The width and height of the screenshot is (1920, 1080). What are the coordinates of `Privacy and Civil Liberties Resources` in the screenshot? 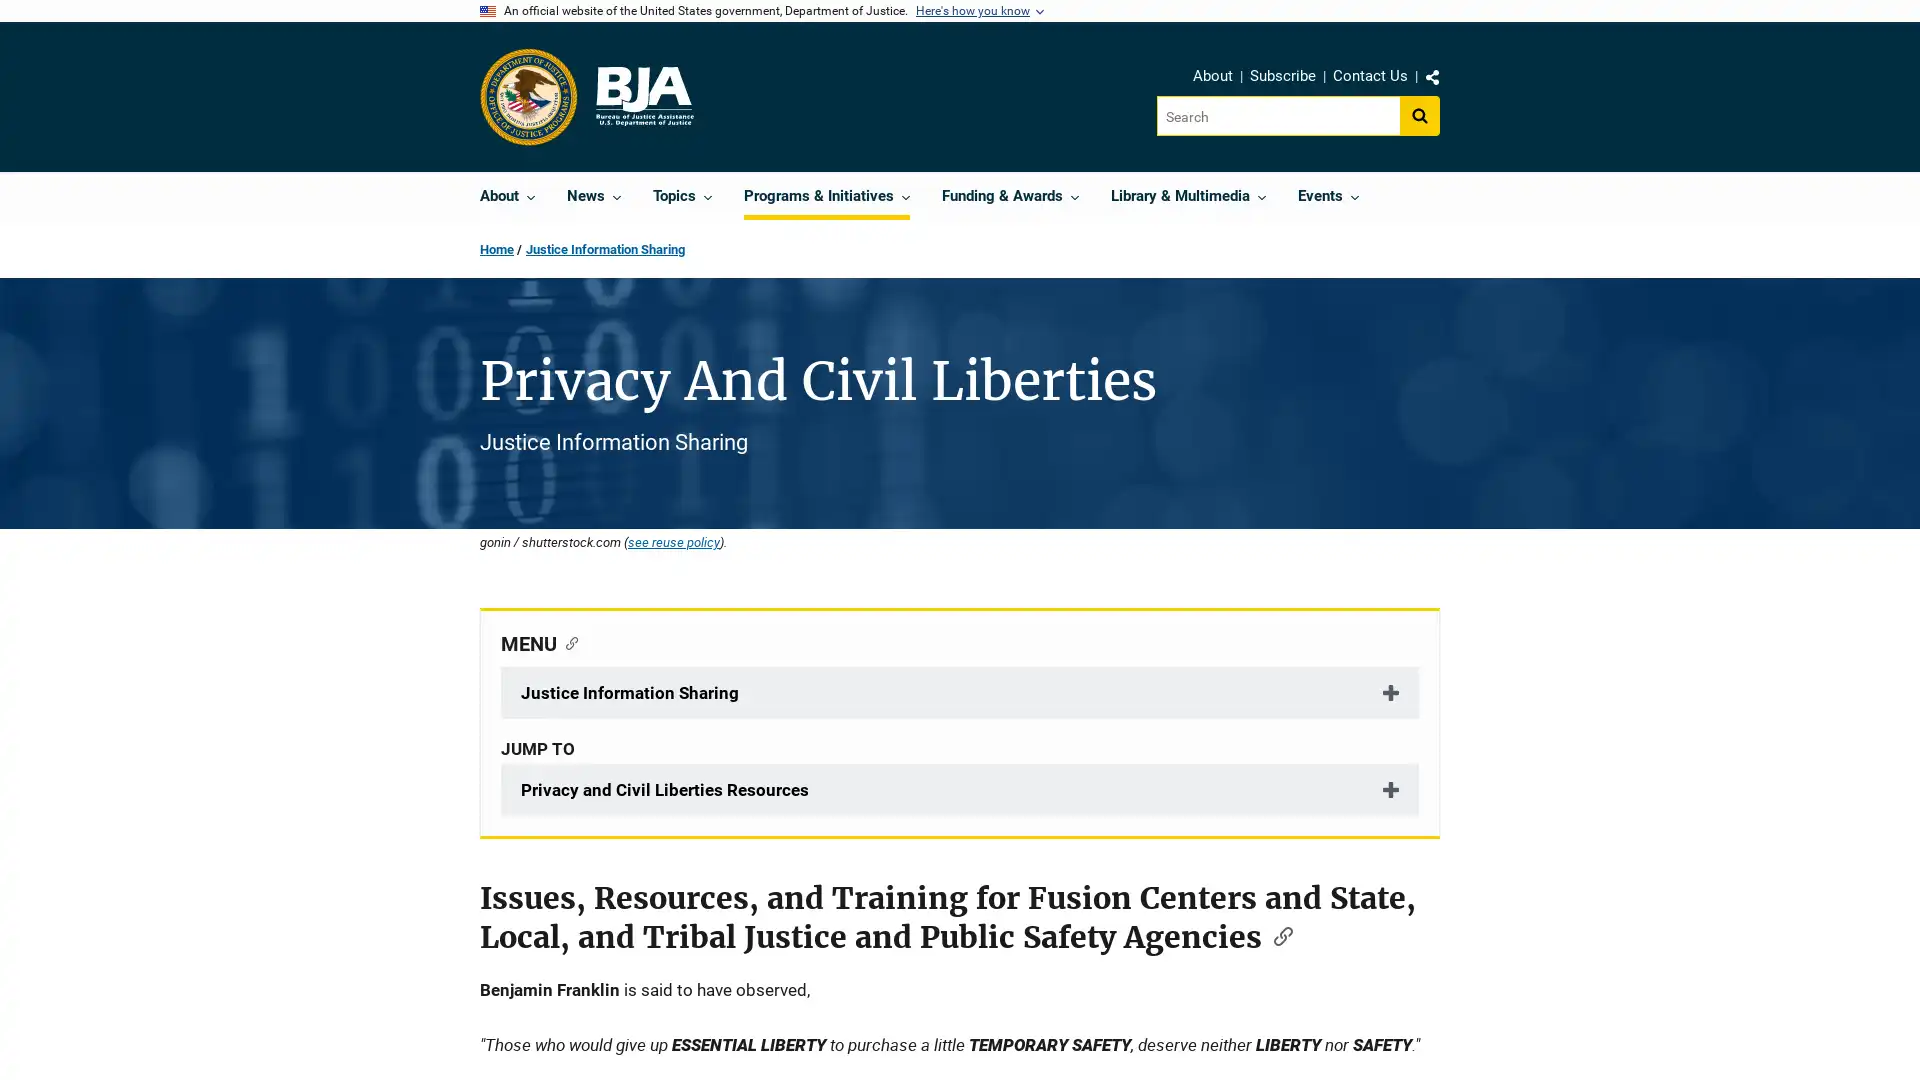 It's located at (960, 788).